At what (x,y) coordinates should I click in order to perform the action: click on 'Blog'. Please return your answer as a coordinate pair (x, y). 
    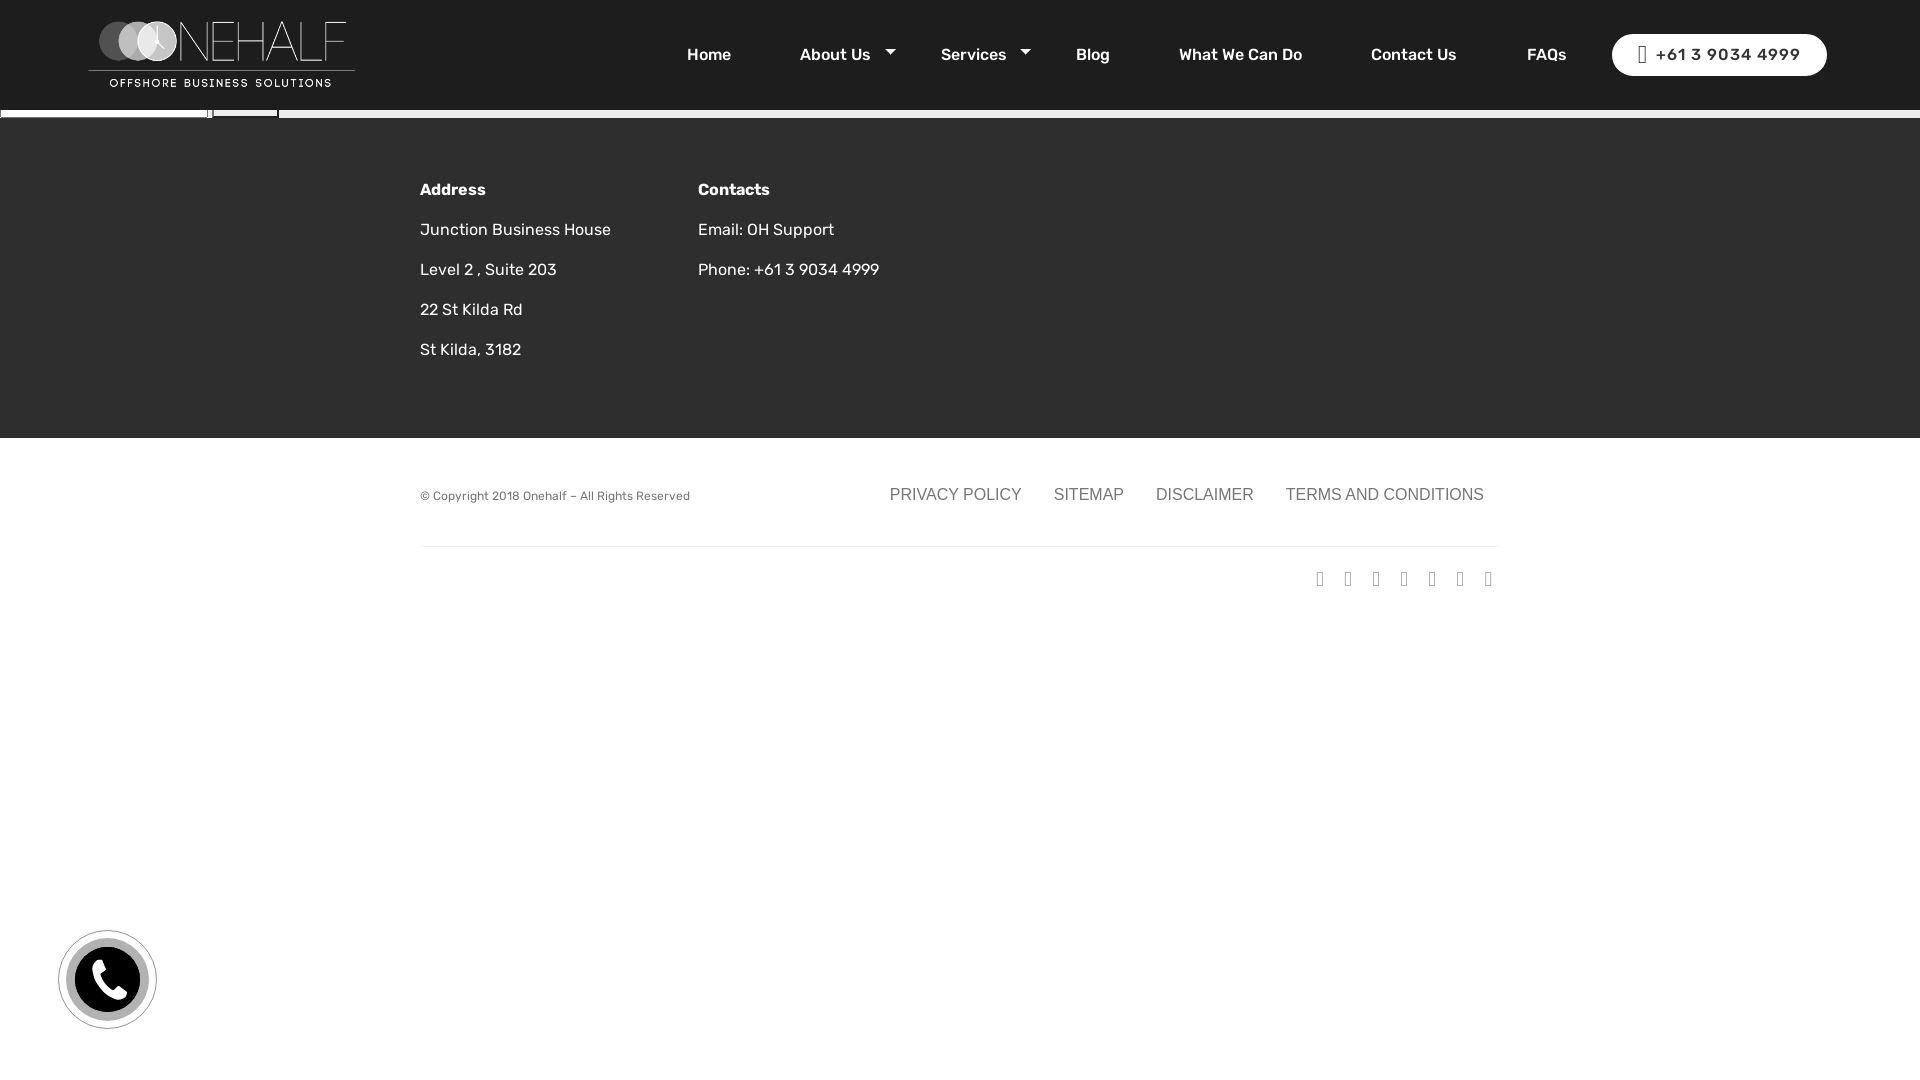
    Looking at the image, I should click on (1092, 53).